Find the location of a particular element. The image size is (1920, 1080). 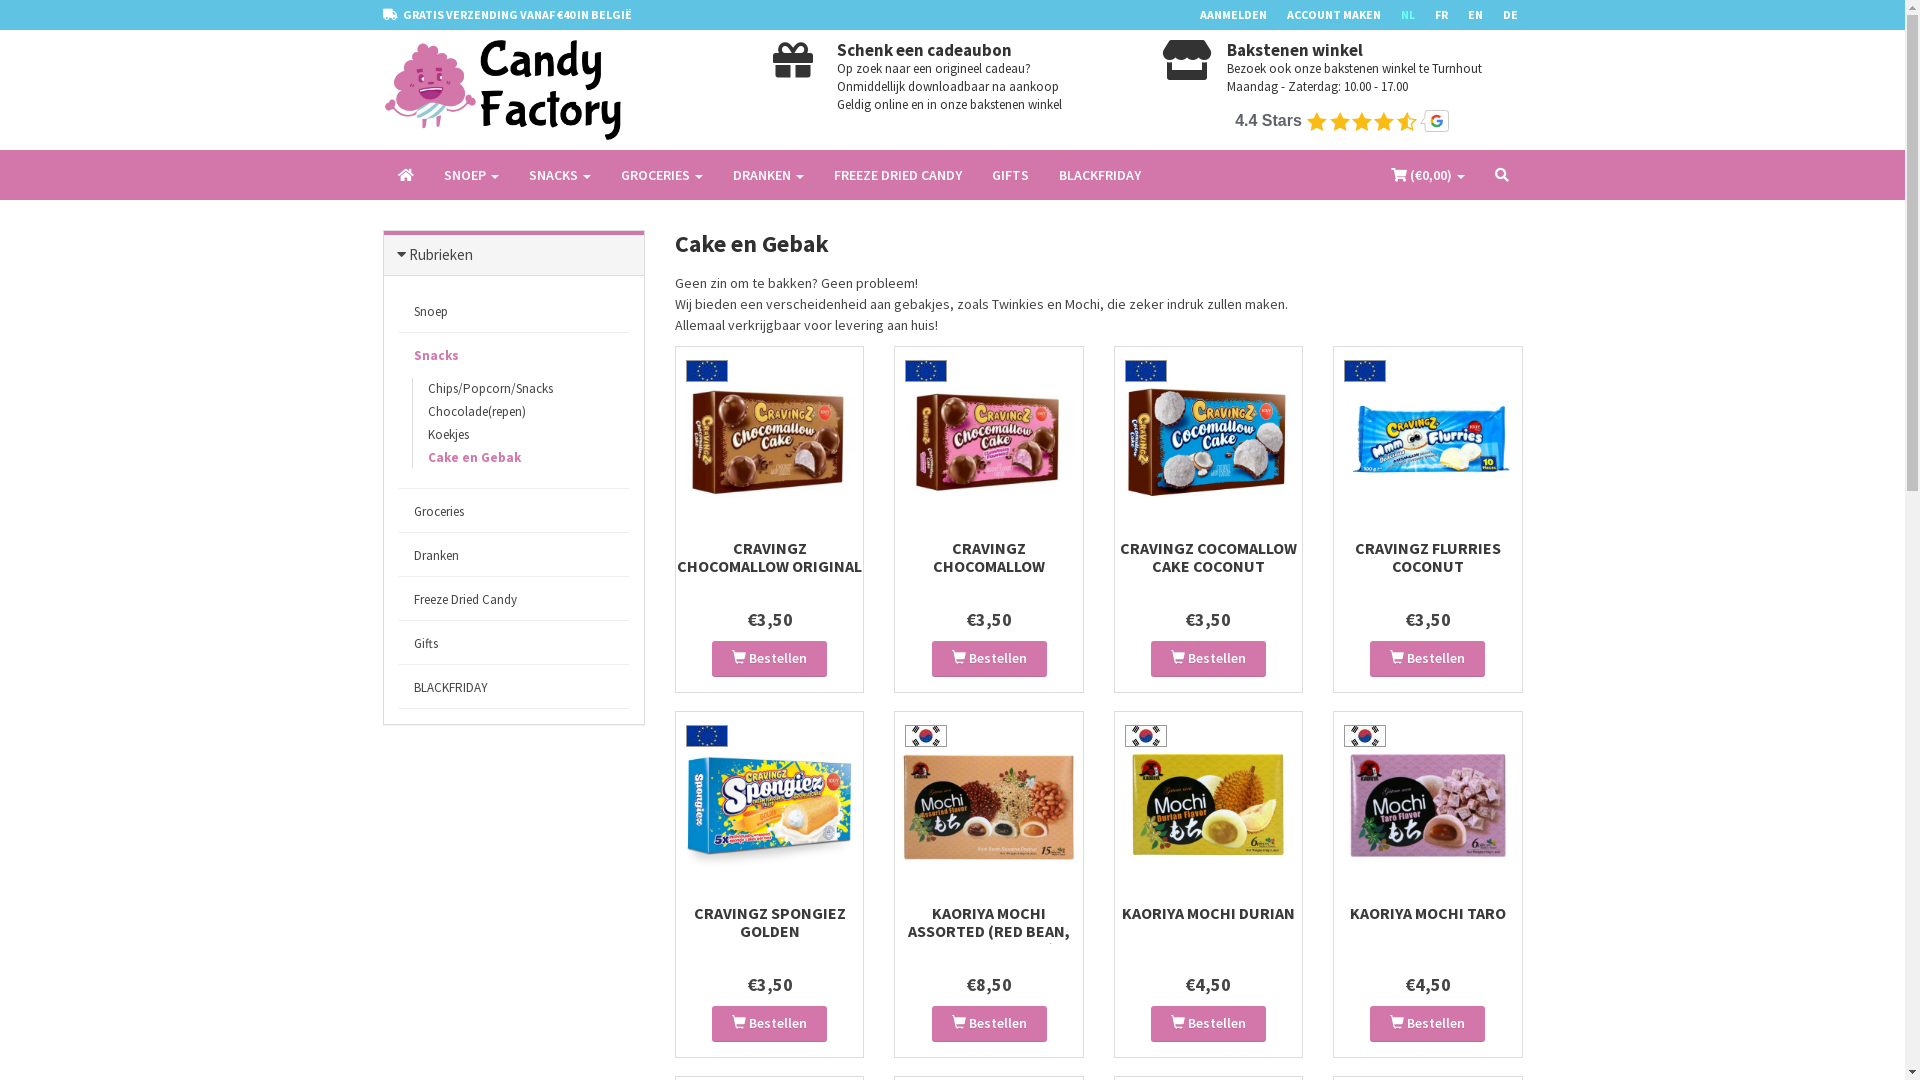

'GIFTS' is located at coordinates (1009, 173).